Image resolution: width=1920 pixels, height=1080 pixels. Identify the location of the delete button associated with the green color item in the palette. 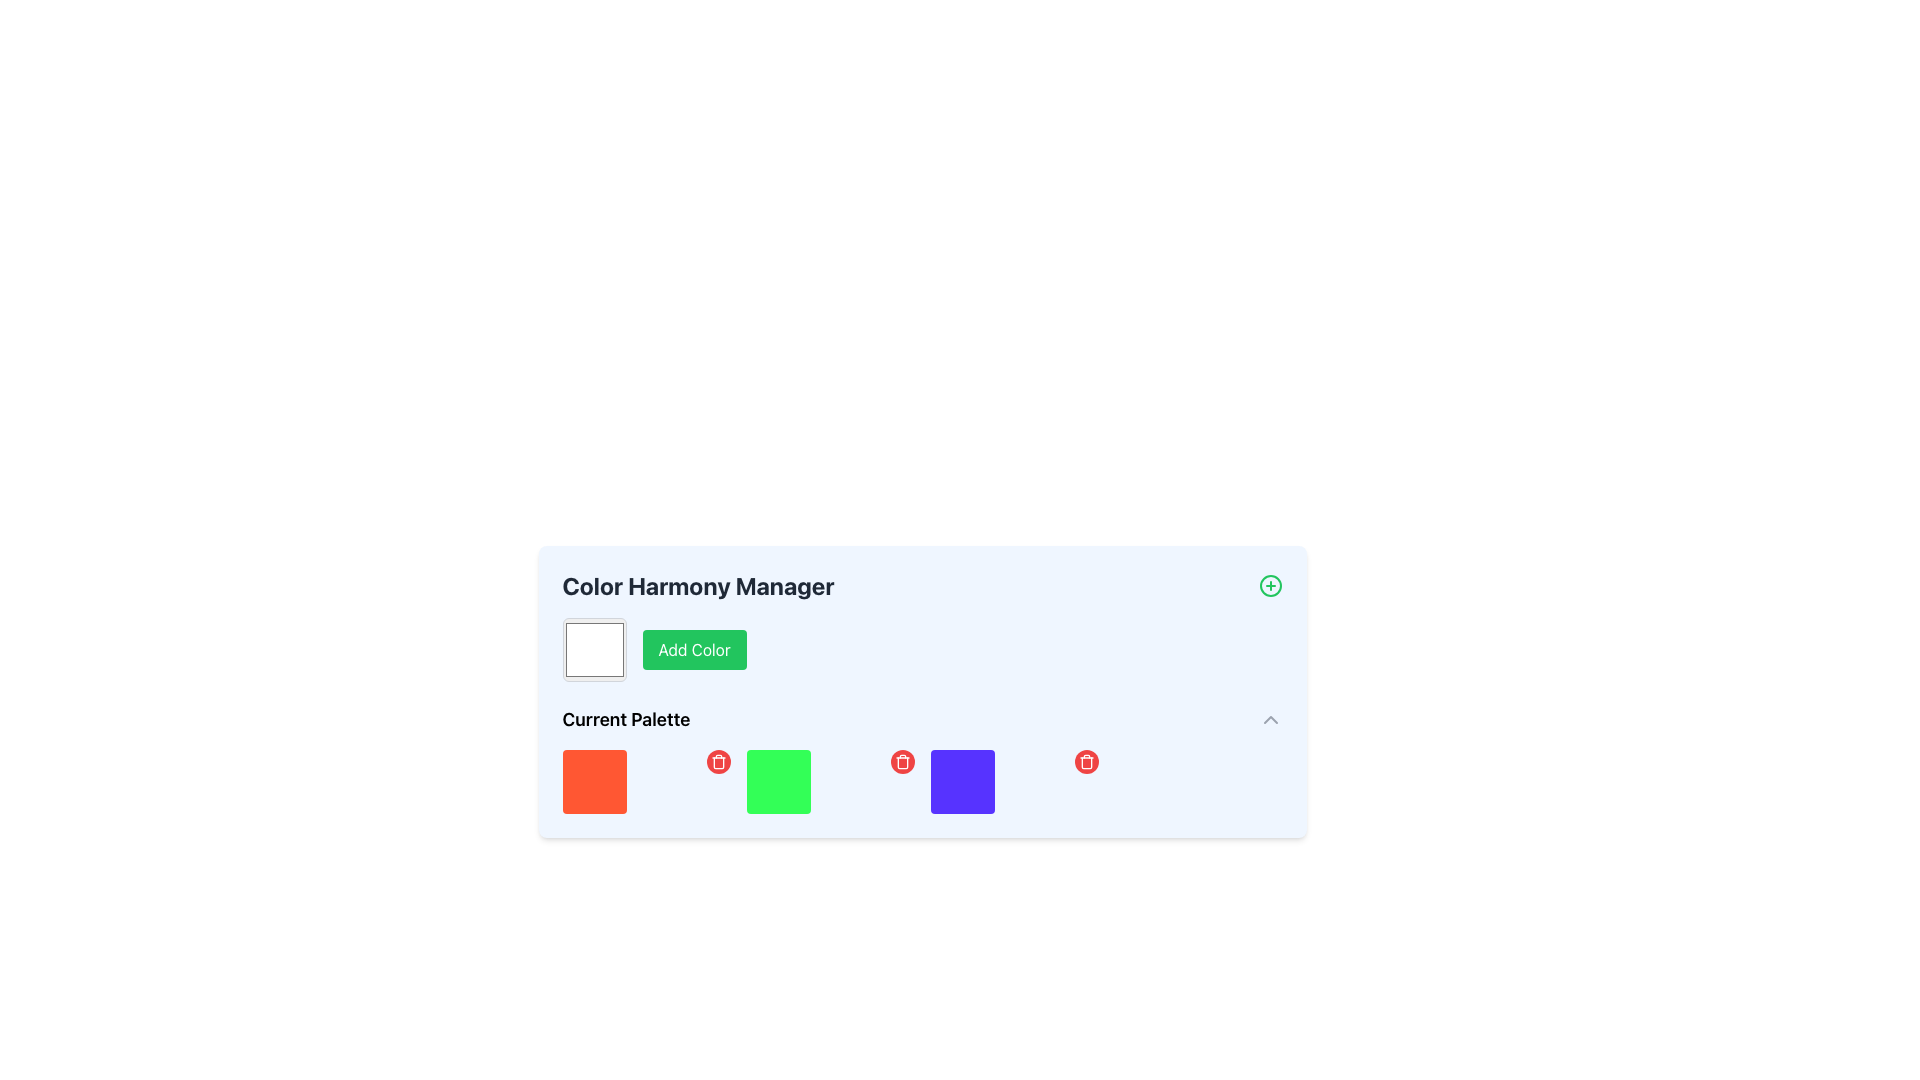
(901, 762).